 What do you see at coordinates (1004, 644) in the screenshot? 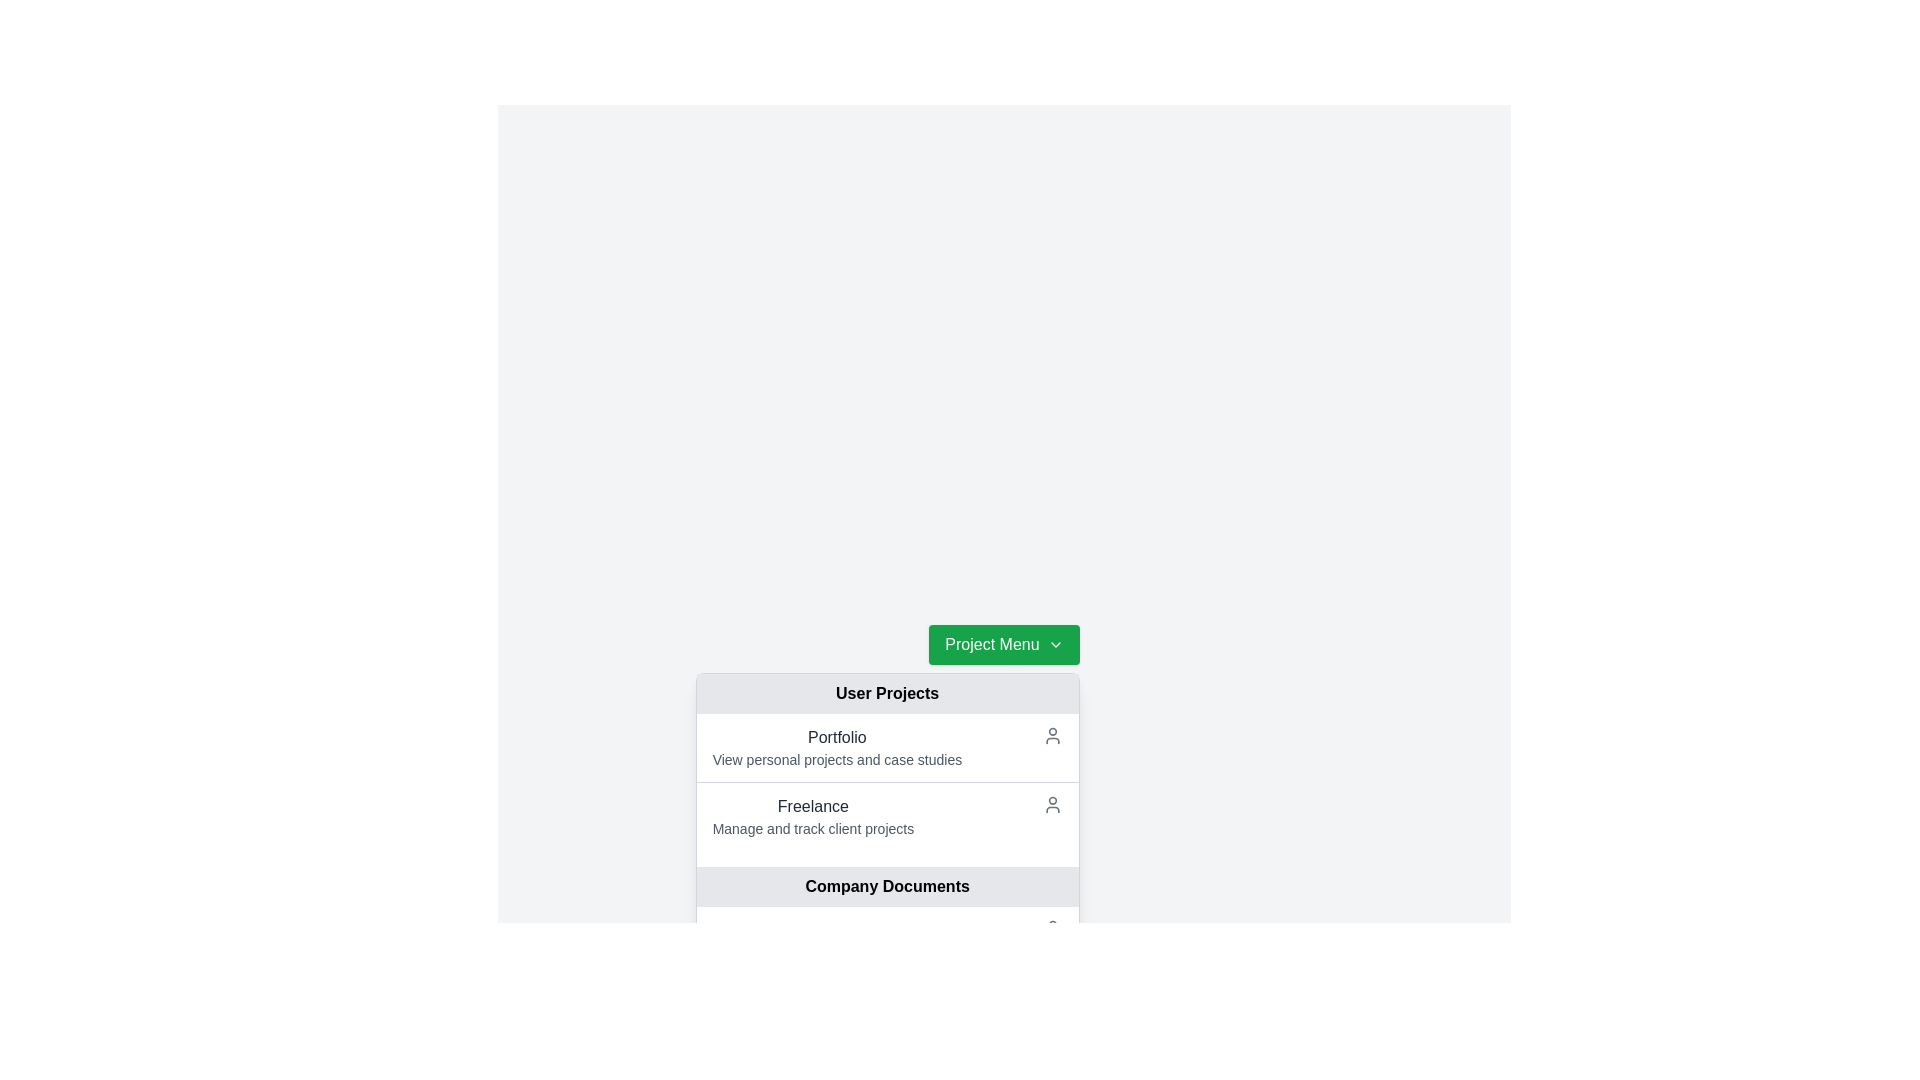
I see `the collapsible menu trigger button located at the top of the dropdown menu` at bounding box center [1004, 644].